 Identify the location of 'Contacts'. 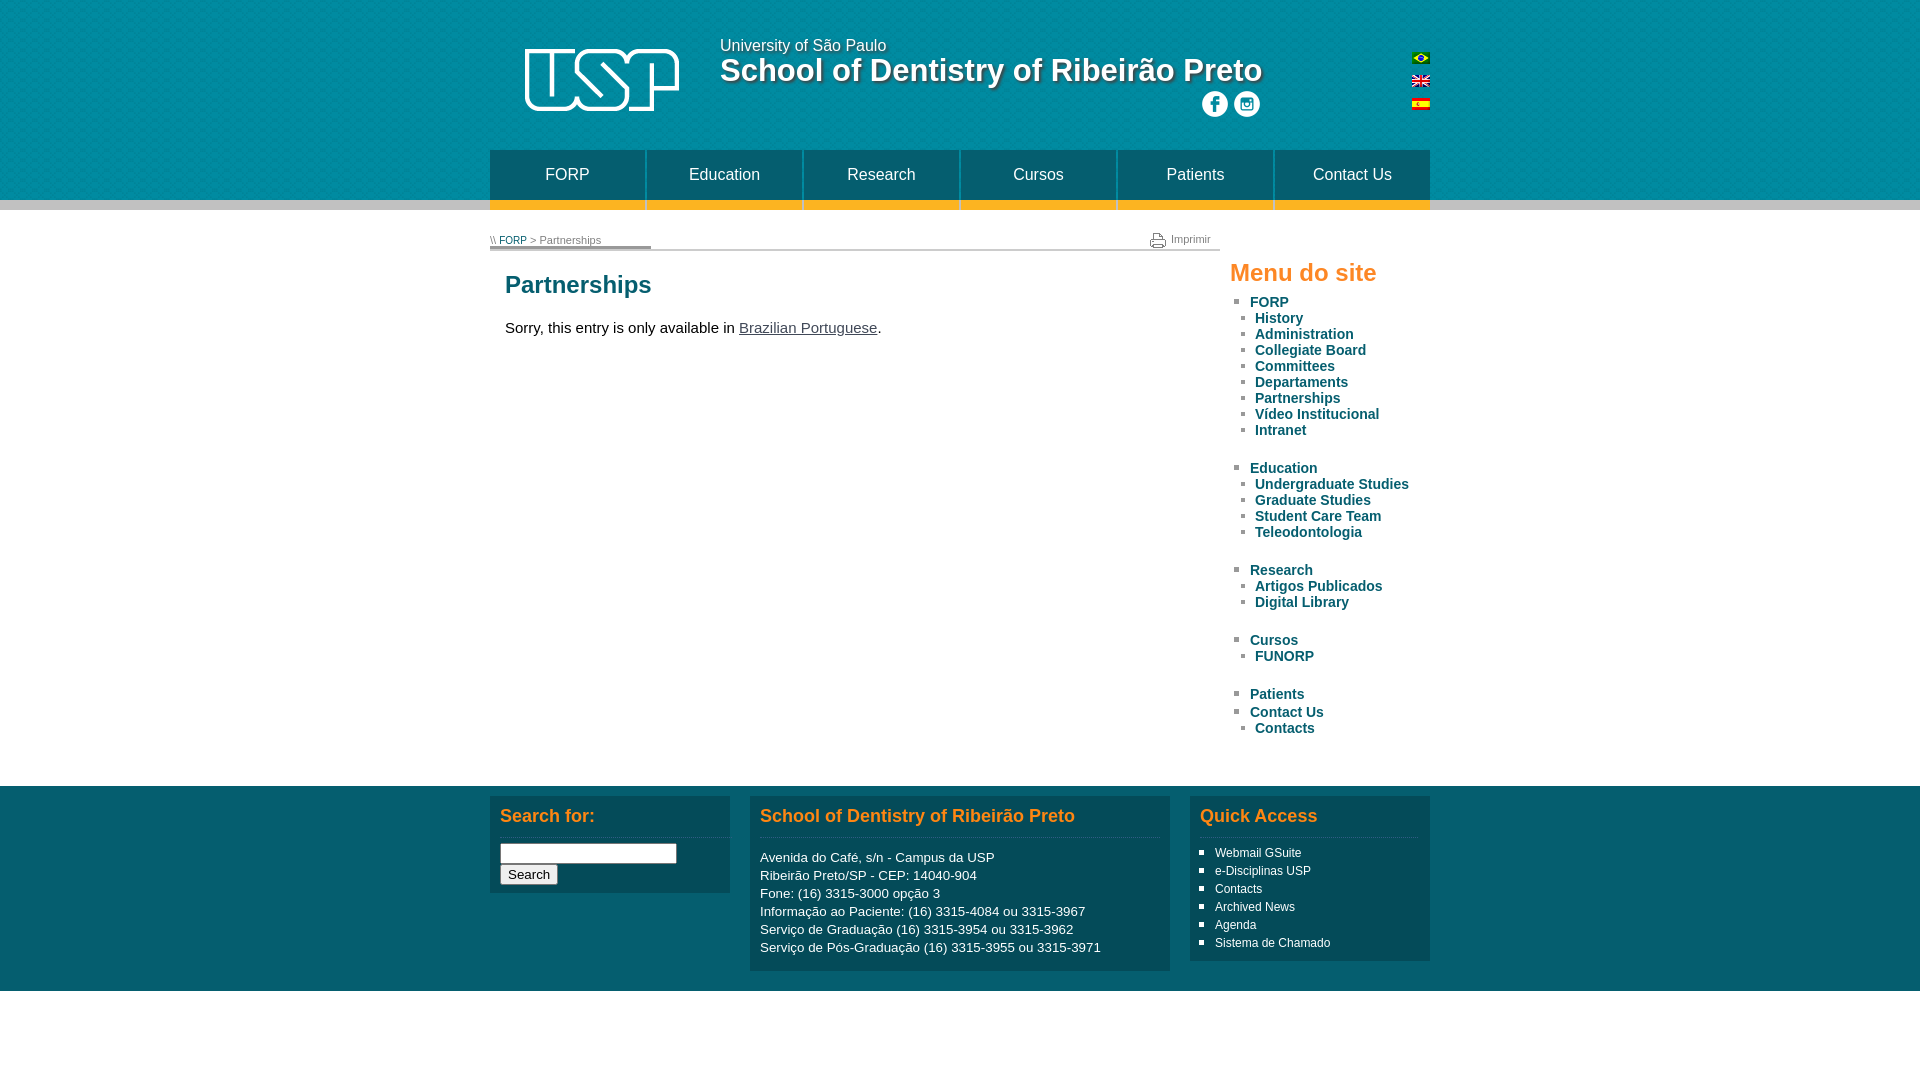
(1237, 887).